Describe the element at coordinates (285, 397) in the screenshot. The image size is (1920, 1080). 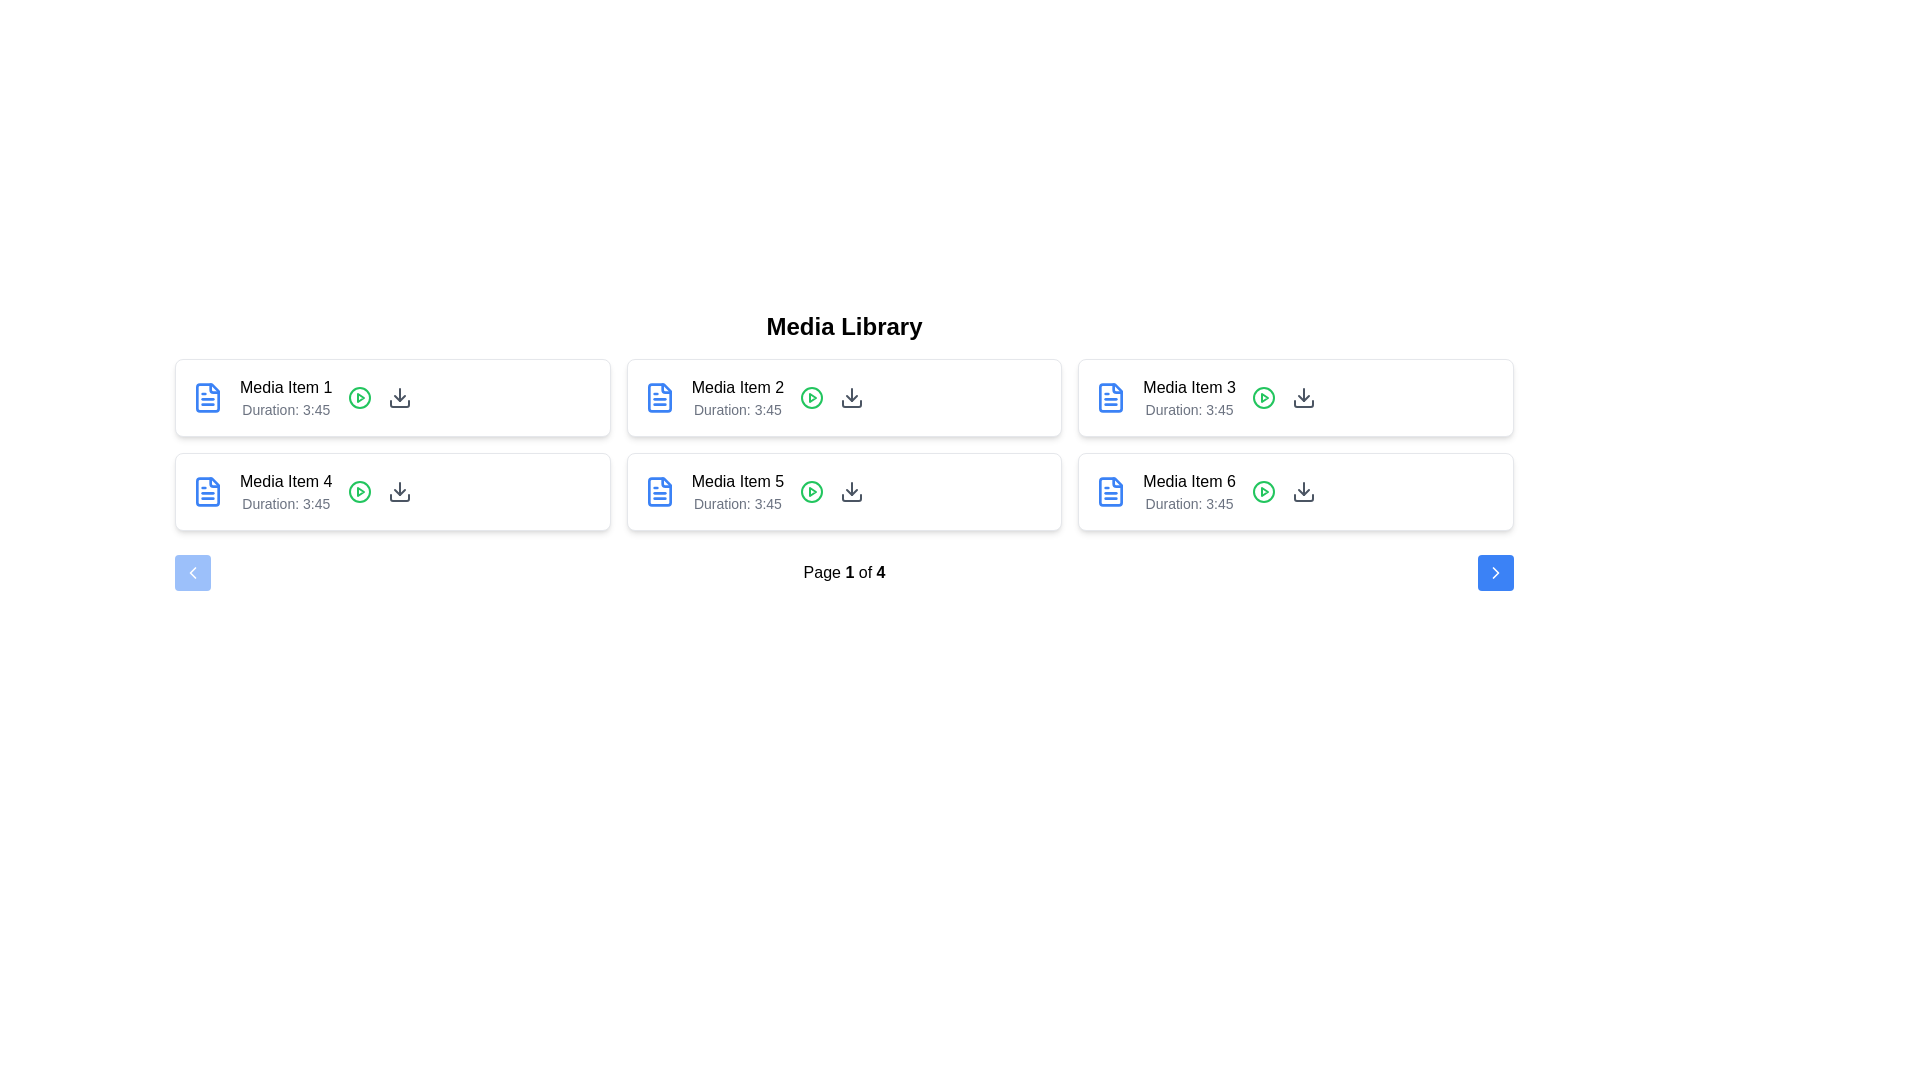
I see `the text label displaying 'Media Item 1' with the duration 'Duration: 3:45', located in the first card of the media library section` at that location.